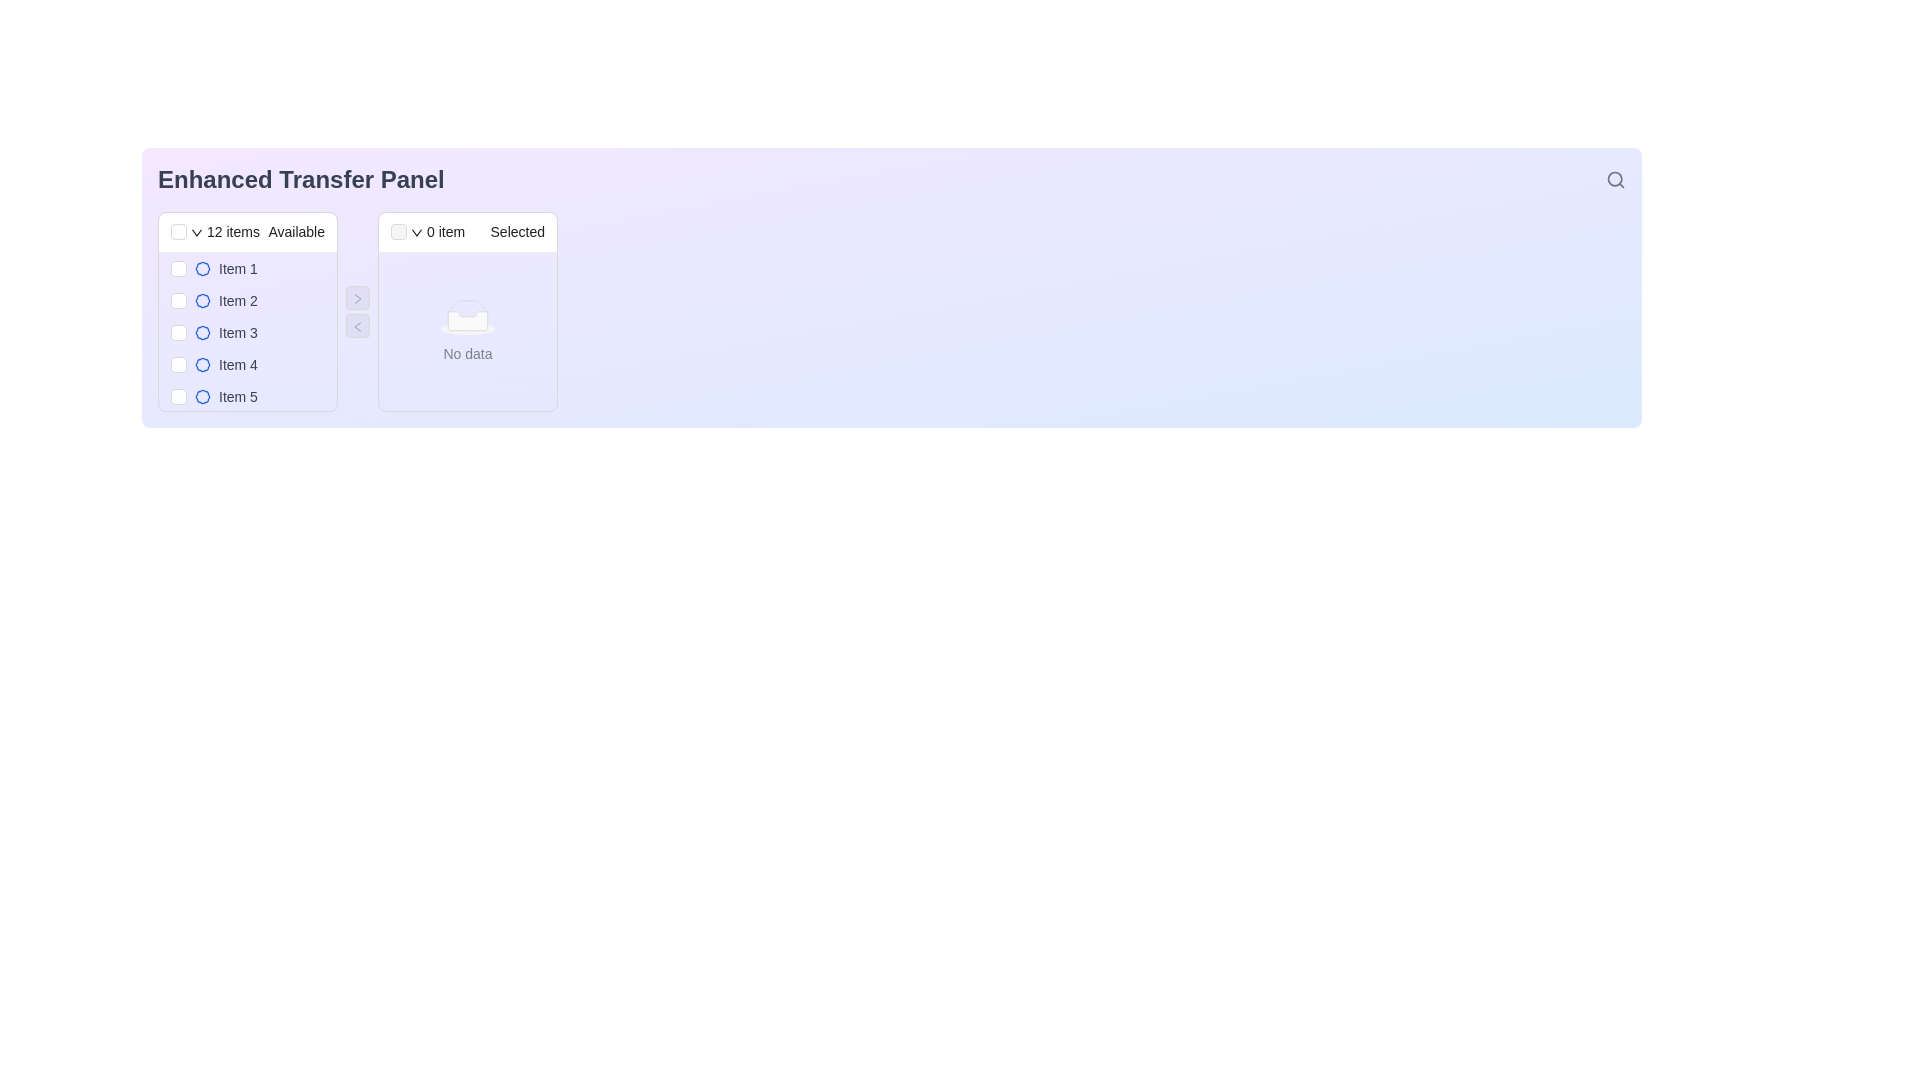 The width and height of the screenshot is (1920, 1080). What do you see at coordinates (202, 268) in the screenshot?
I see `the visual styling of the blue outlined circular emblem icon located to the left of the text 'Item 1' in the first selectable list item` at bounding box center [202, 268].